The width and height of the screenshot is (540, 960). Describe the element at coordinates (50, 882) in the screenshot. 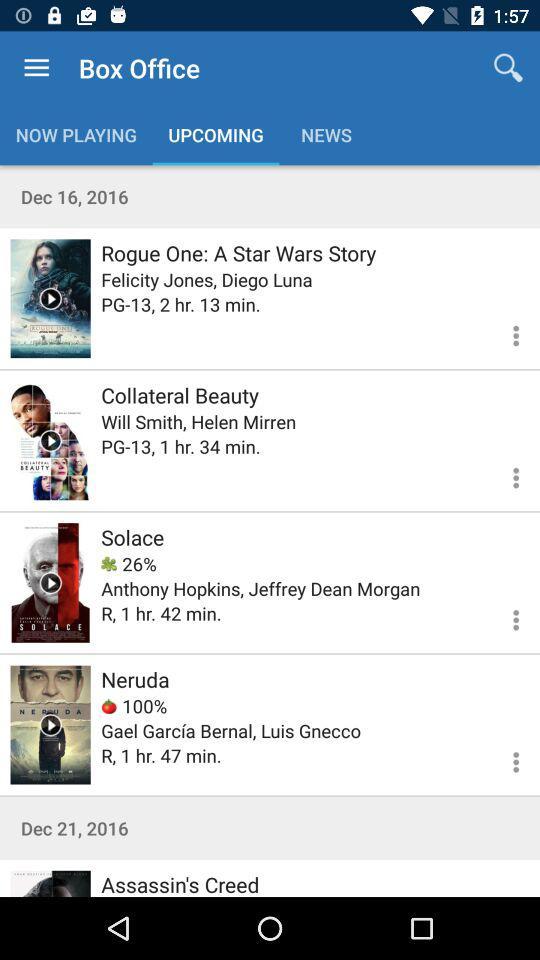

I see `movie` at that location.